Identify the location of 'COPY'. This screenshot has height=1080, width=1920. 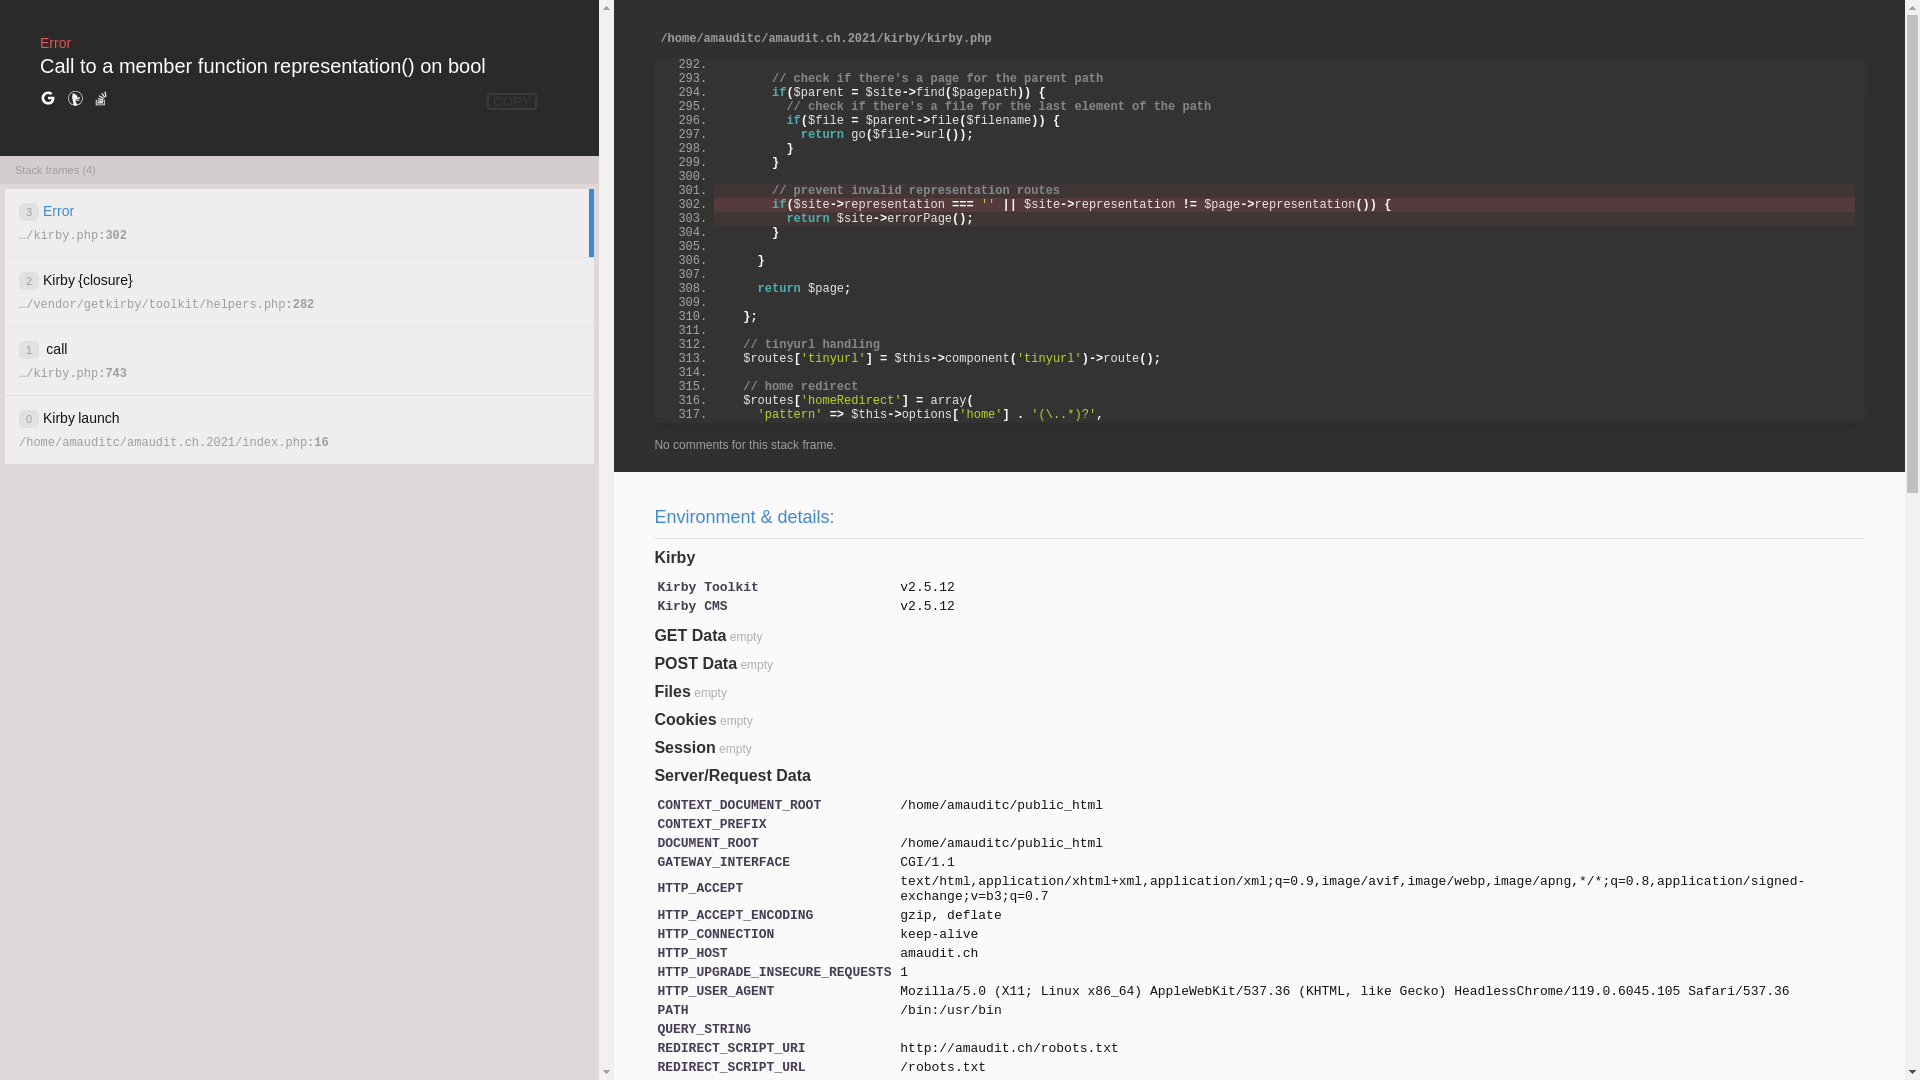
(512, 101).